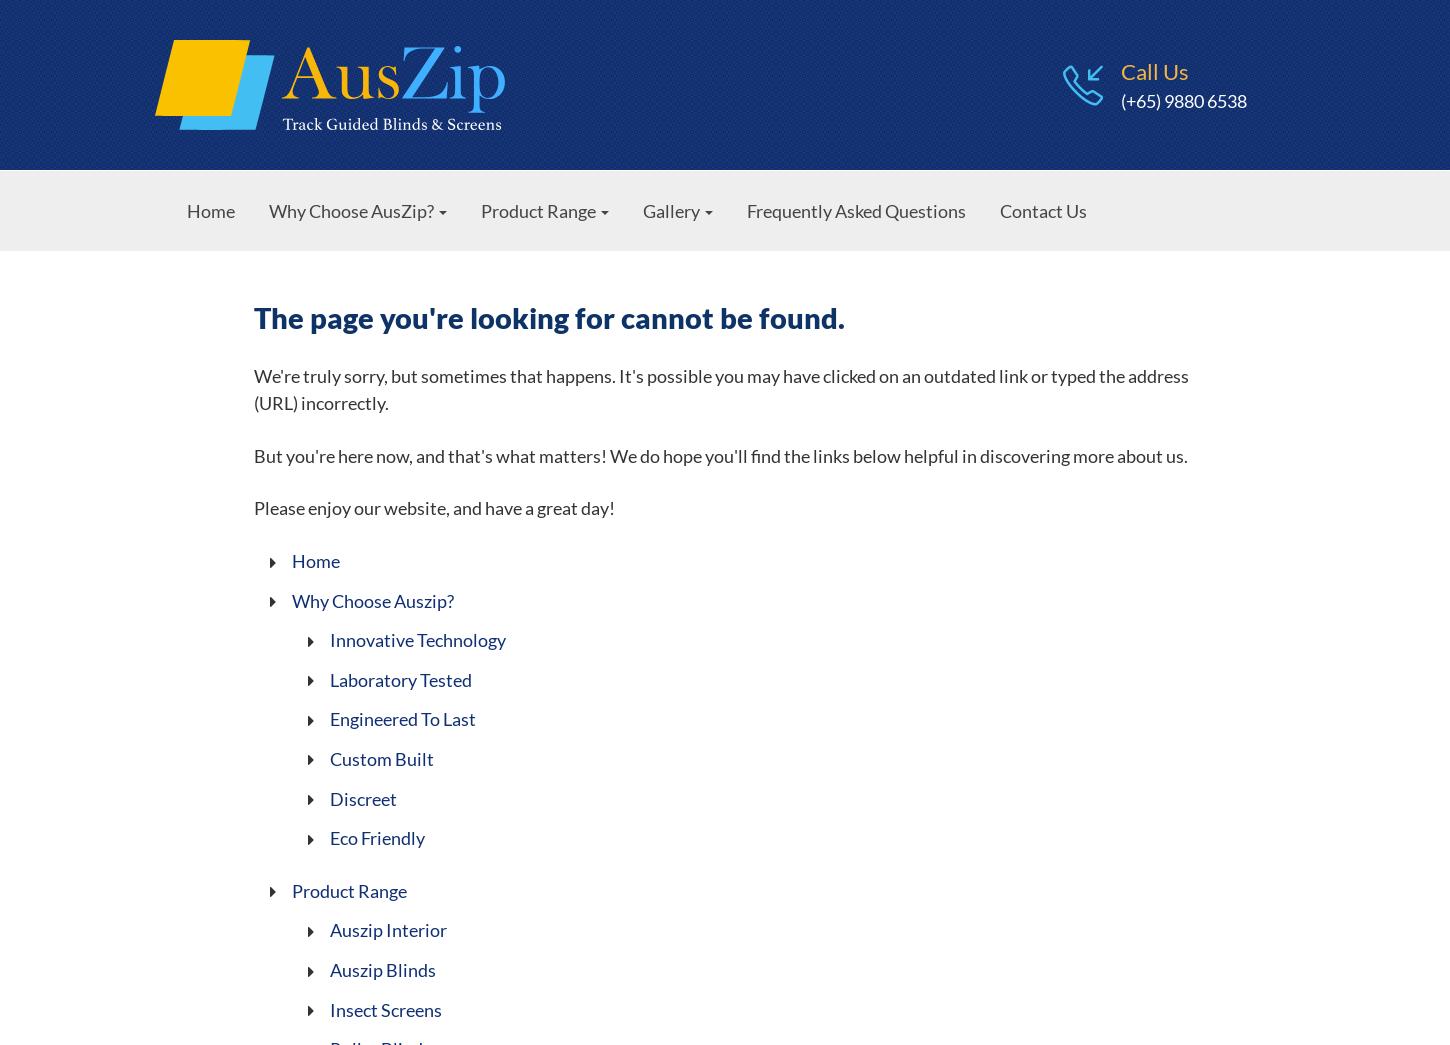 The width and height of the screenshot is (1450, 1045). I want to click on 'Frequently Asked Questions', so click(855, 210).